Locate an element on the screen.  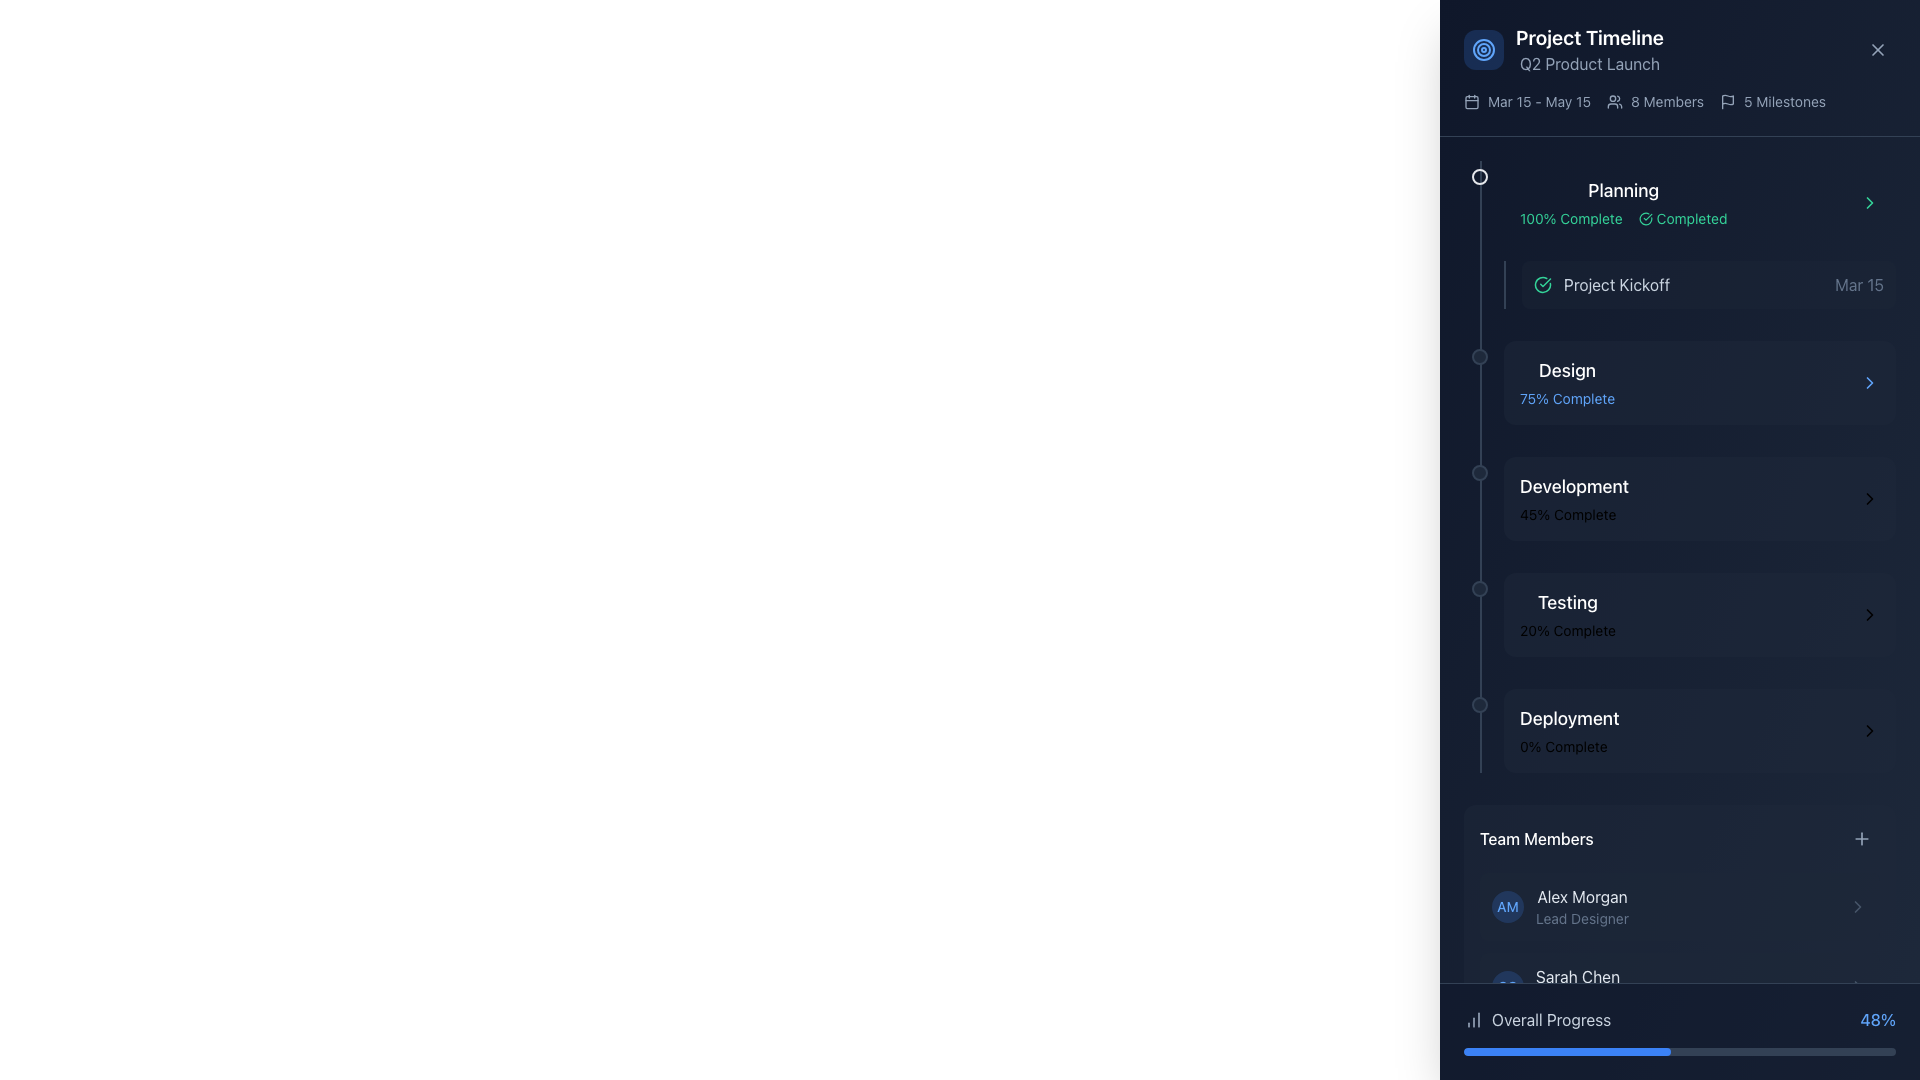
the small right-chevron icon located next to the 'Planning' section title is located at coordinates (1869, 203).